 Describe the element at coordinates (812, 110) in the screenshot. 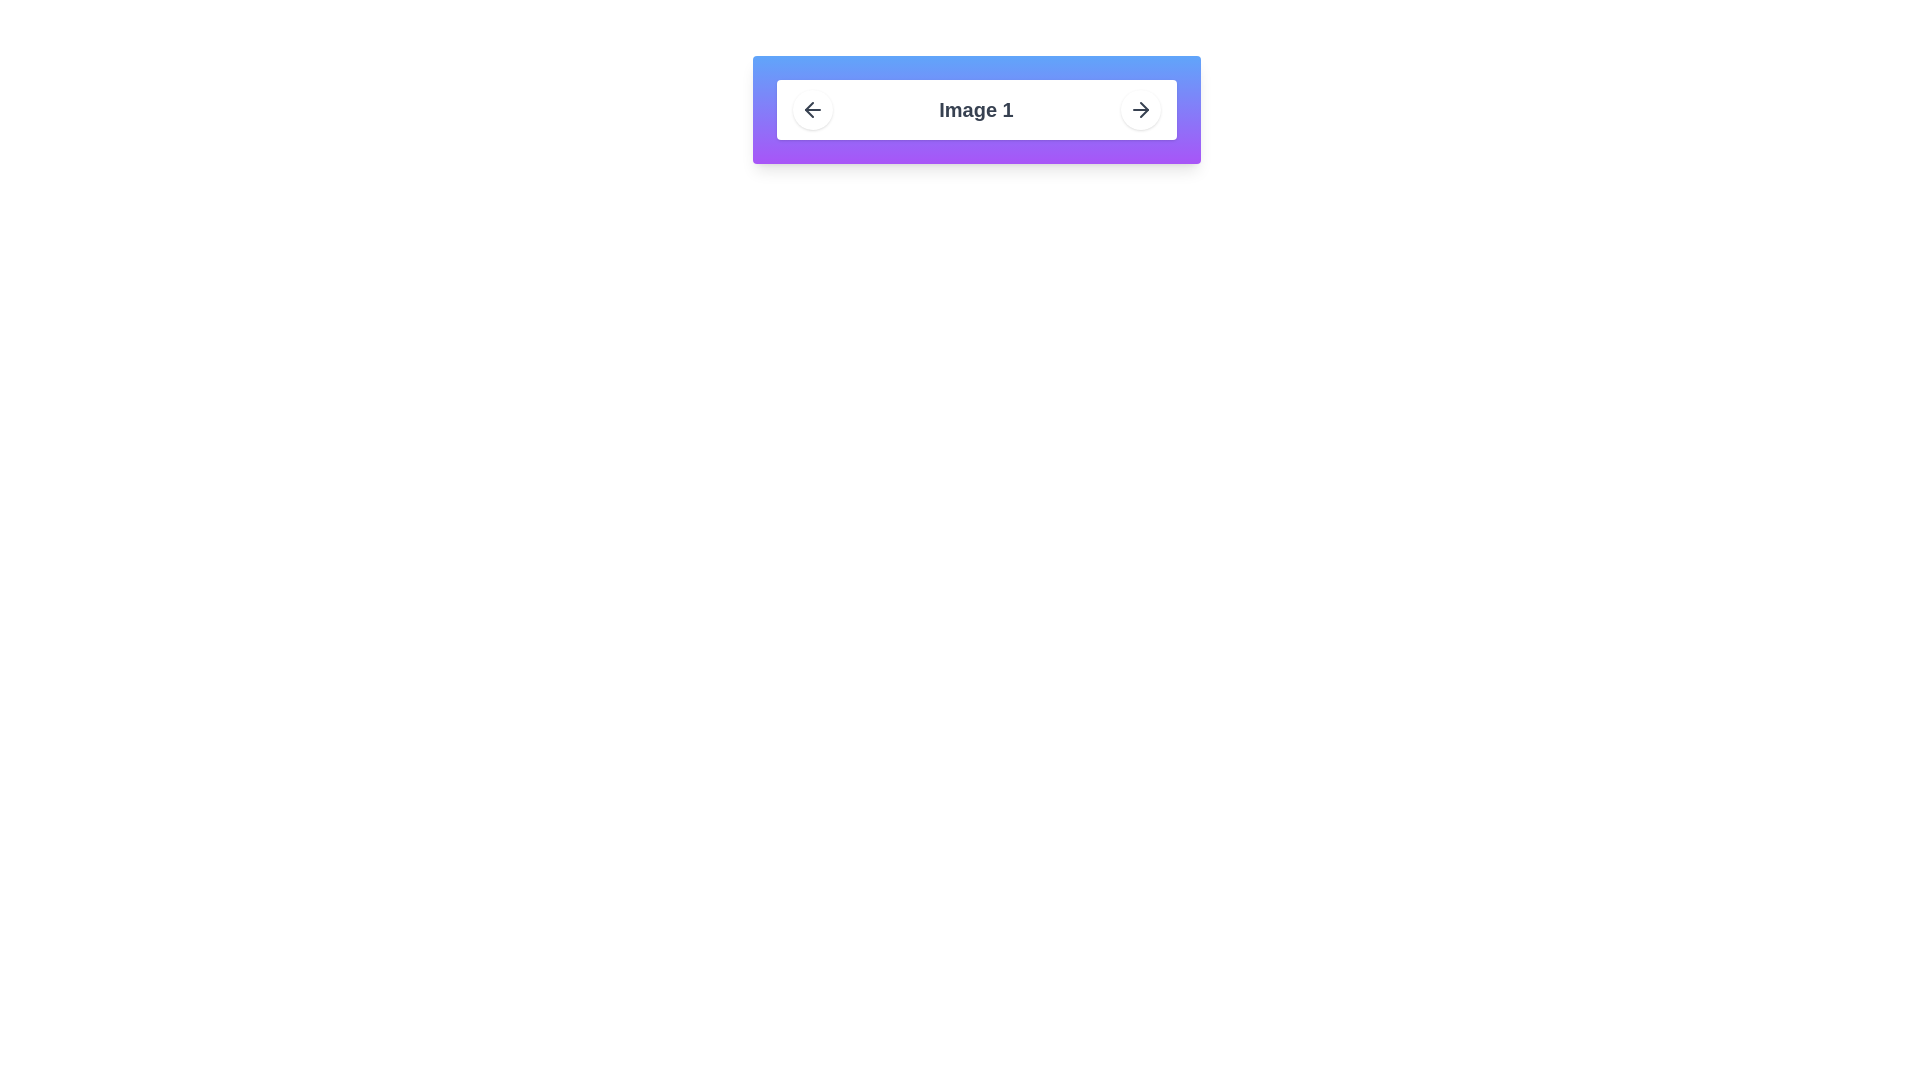

I see `the circular button with a leftward arrow symbol` at that location.